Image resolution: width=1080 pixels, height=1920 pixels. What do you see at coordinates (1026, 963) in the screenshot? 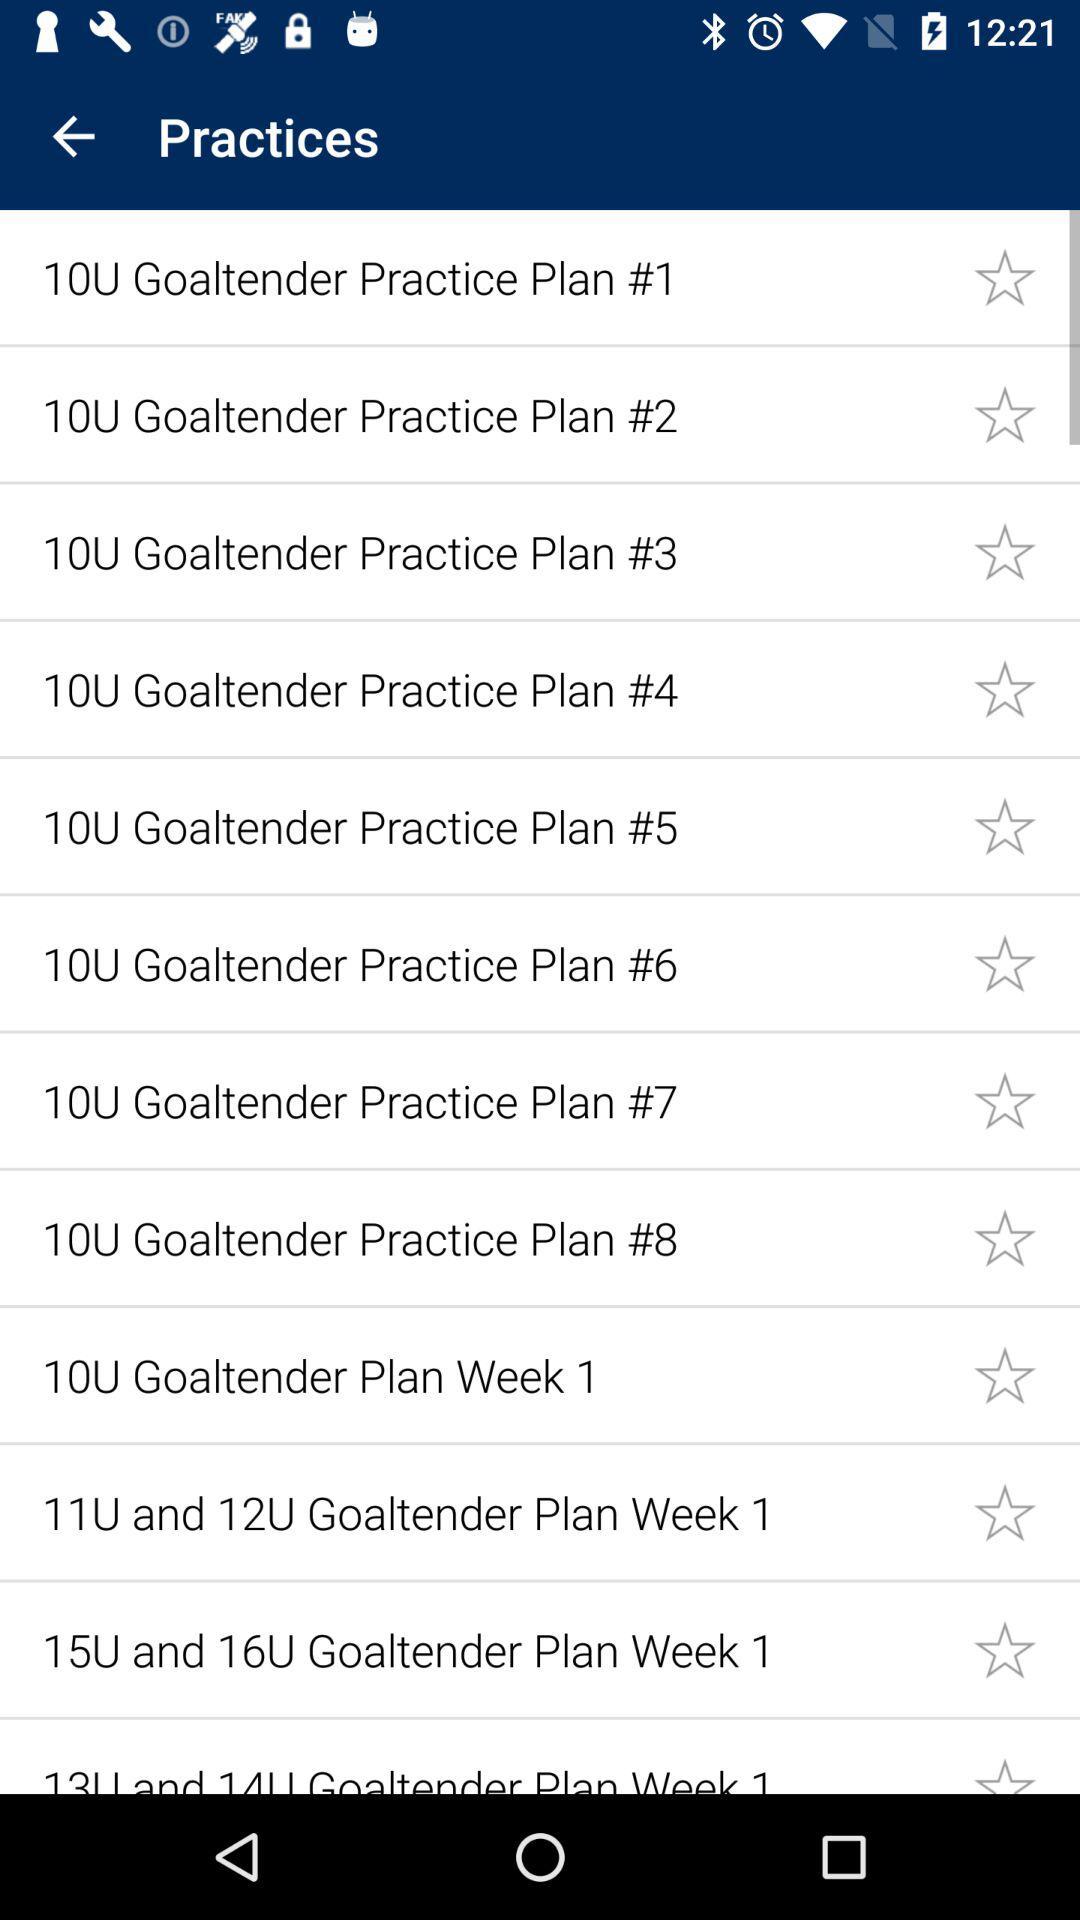
I see `mark as favorite` at bounding box center [1026, 963].